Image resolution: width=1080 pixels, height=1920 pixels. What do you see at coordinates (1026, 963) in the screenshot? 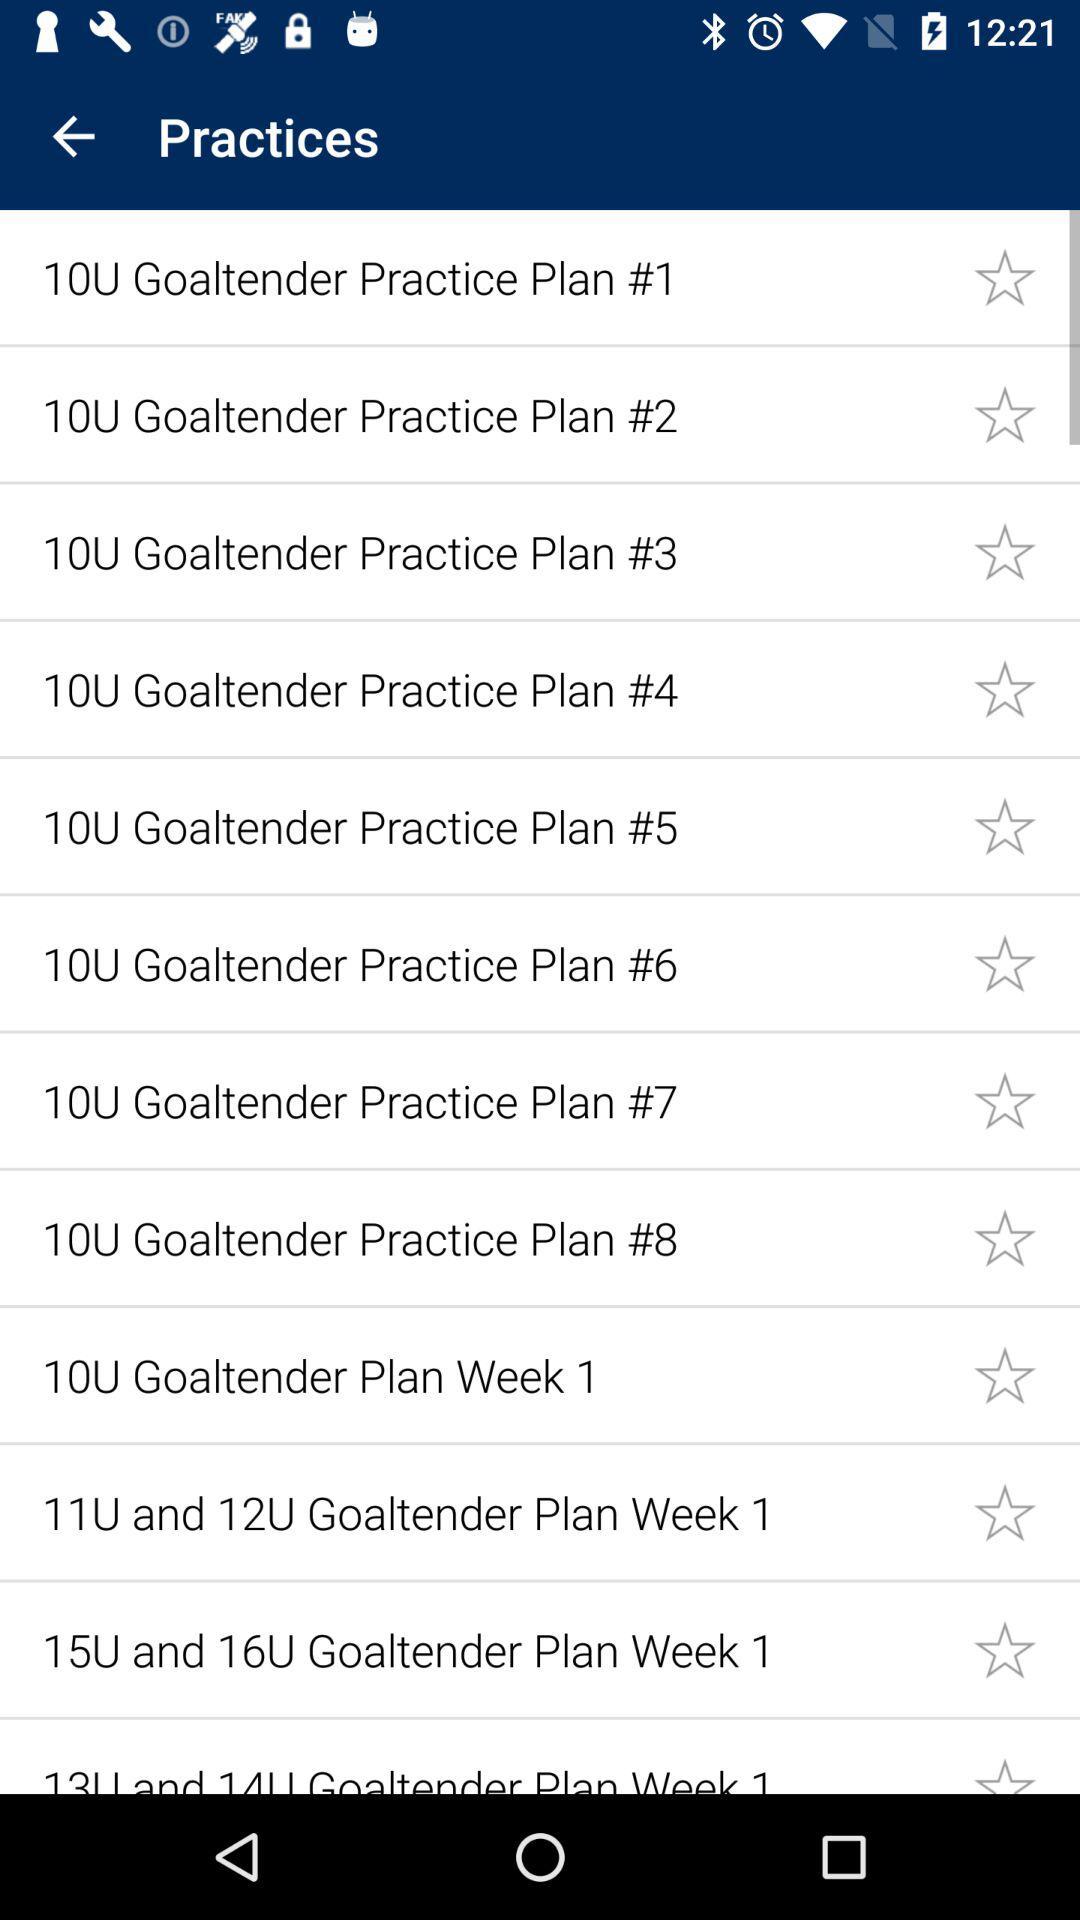
I see `mark as favorite` at bounding box center [1026, 963].